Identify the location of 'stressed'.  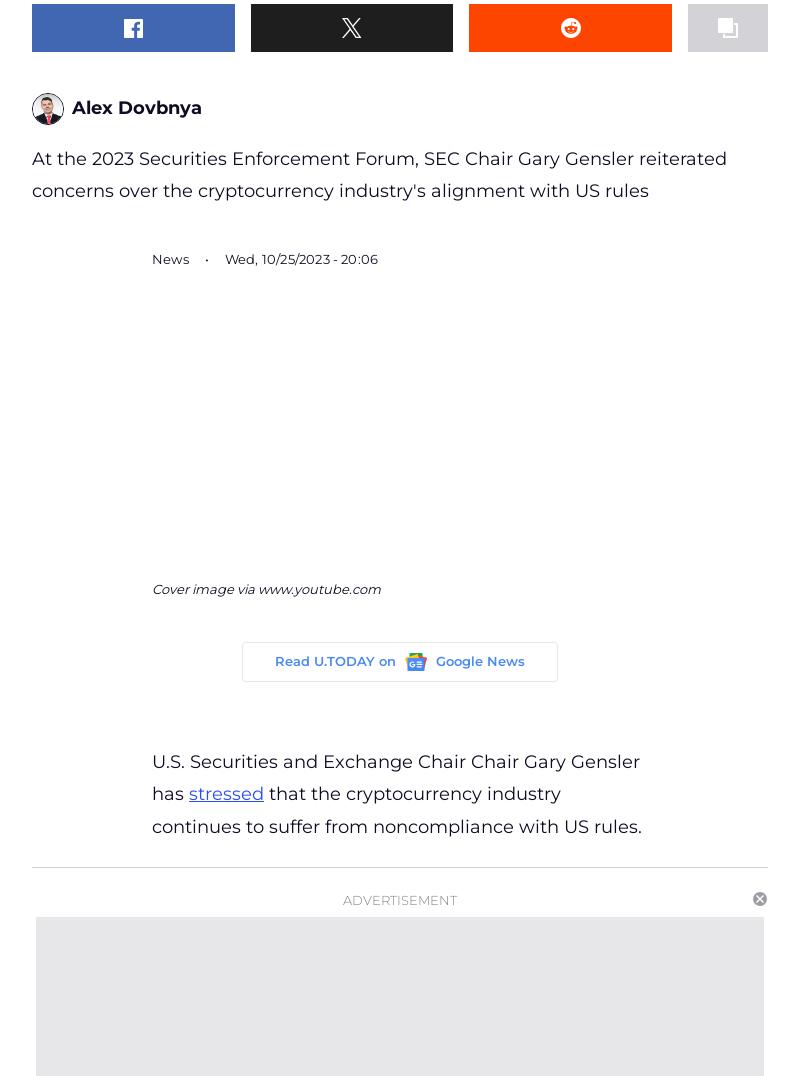
(226, 793).